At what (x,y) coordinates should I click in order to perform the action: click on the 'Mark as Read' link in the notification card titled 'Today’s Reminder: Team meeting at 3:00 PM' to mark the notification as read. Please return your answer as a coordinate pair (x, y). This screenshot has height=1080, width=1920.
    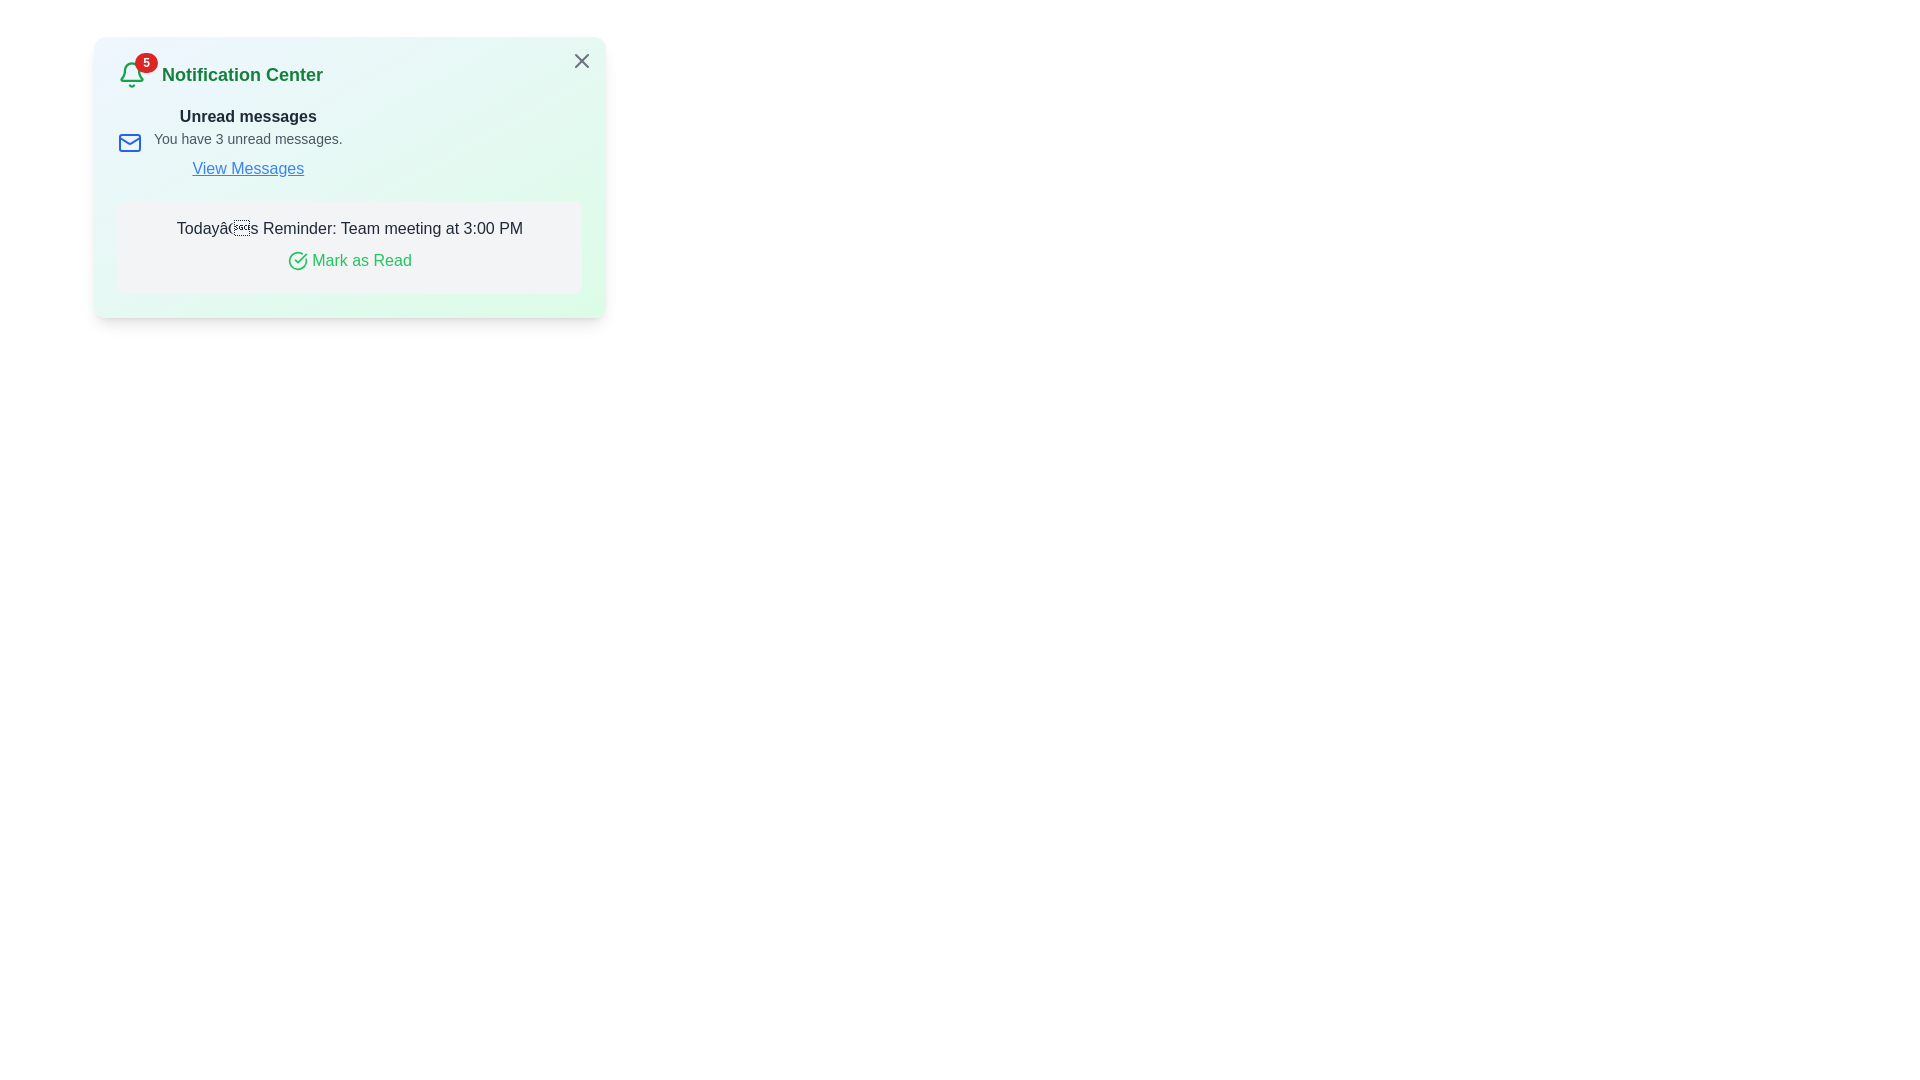
    Looking at the image, I should click on (350, 246).